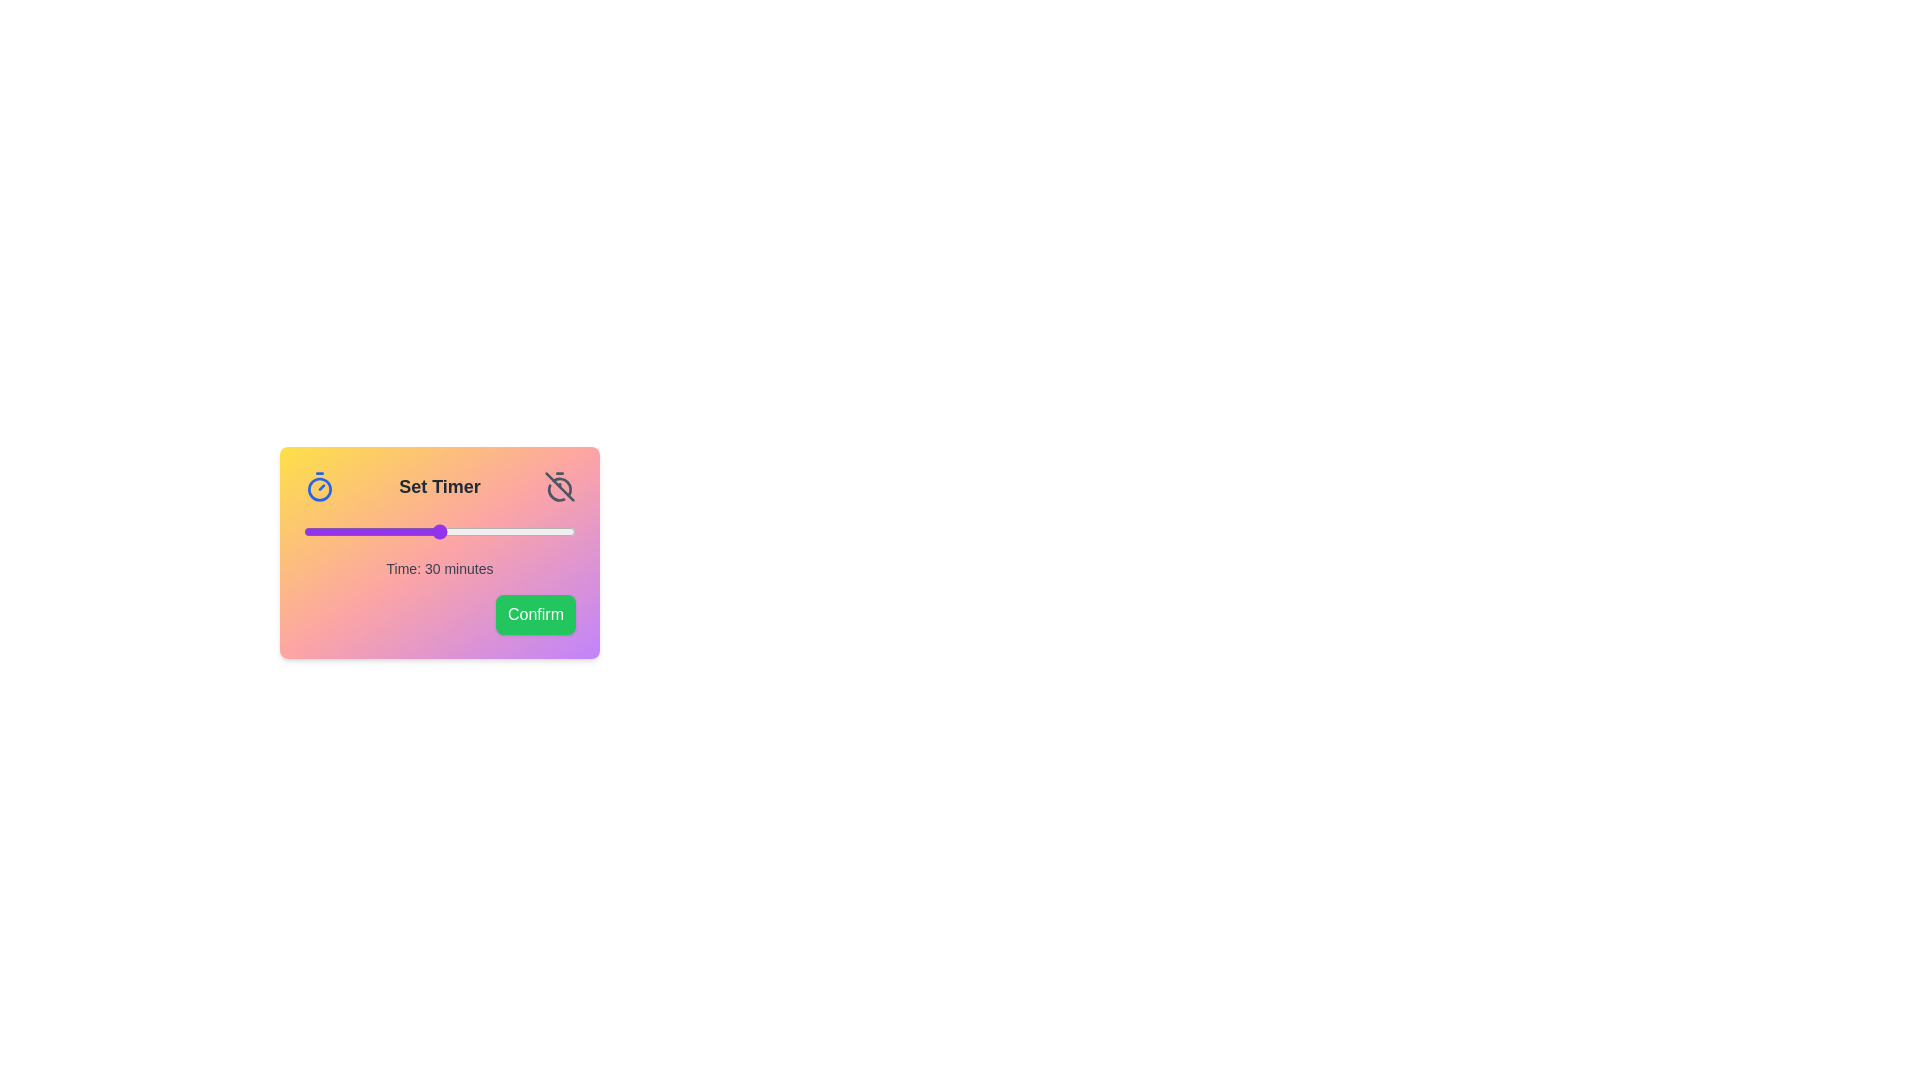 This screenshot has height=1080, width=1920. What do you see at coordinates (517, 531) in the screenshot?
I see `the slider to set the timer to 47 minutes` at bounding box center [517, 531].